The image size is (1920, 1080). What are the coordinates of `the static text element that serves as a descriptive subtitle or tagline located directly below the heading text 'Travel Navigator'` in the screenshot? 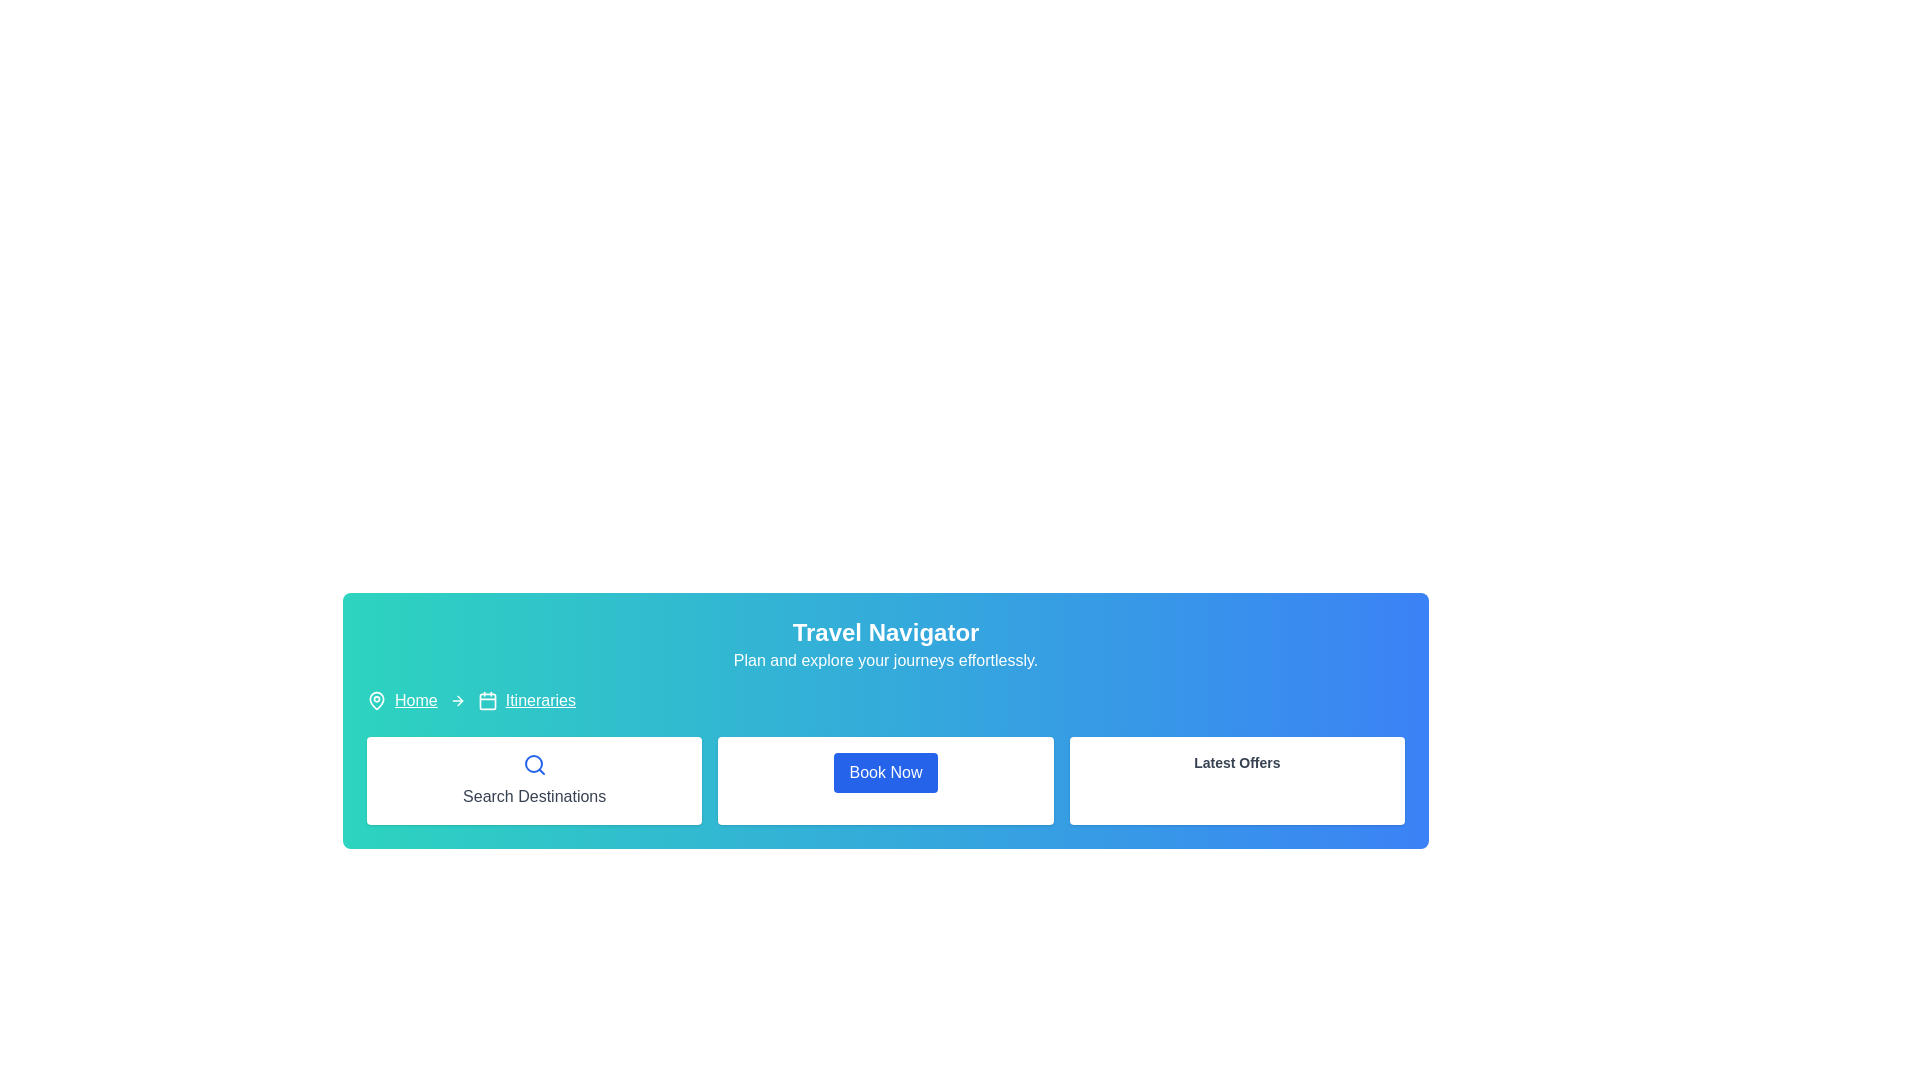 It's located at (885, 660).